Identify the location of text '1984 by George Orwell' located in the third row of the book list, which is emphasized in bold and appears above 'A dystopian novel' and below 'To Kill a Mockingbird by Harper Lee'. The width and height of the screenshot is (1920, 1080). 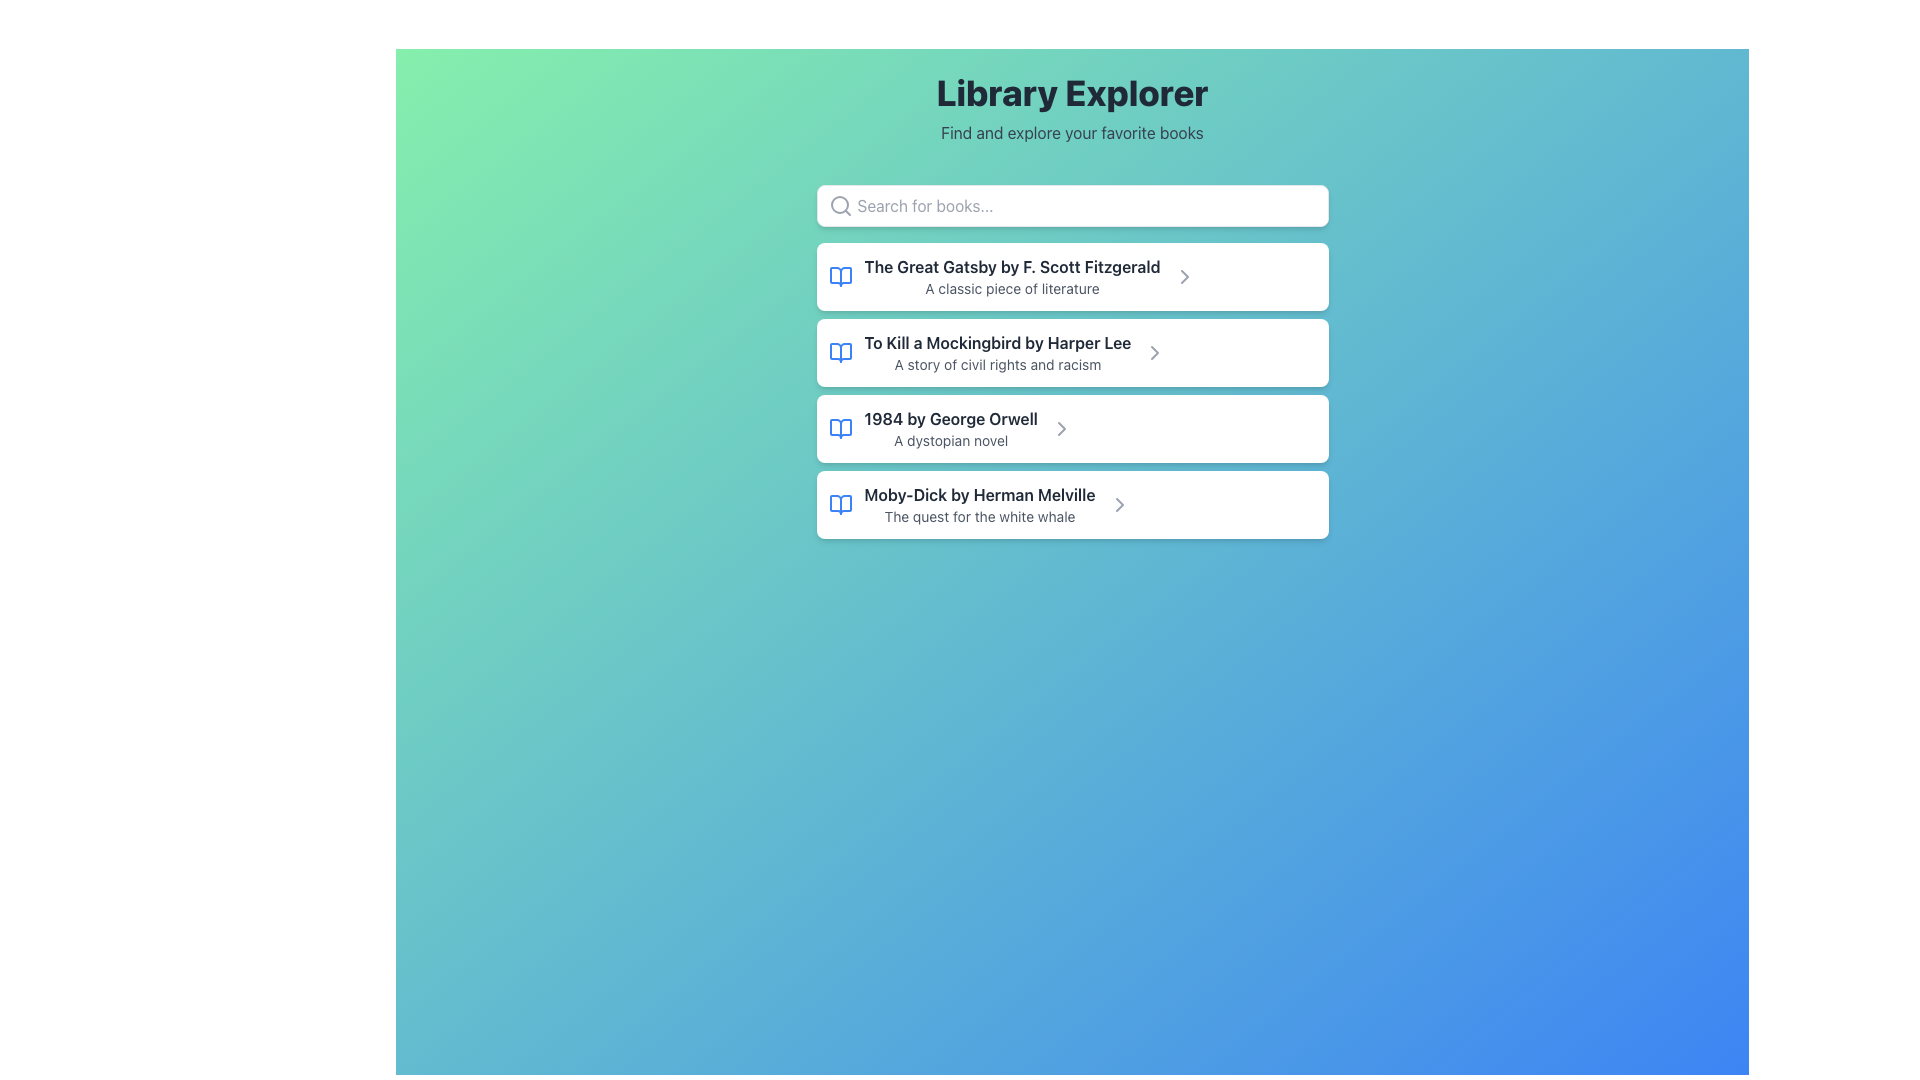
(950, 418).